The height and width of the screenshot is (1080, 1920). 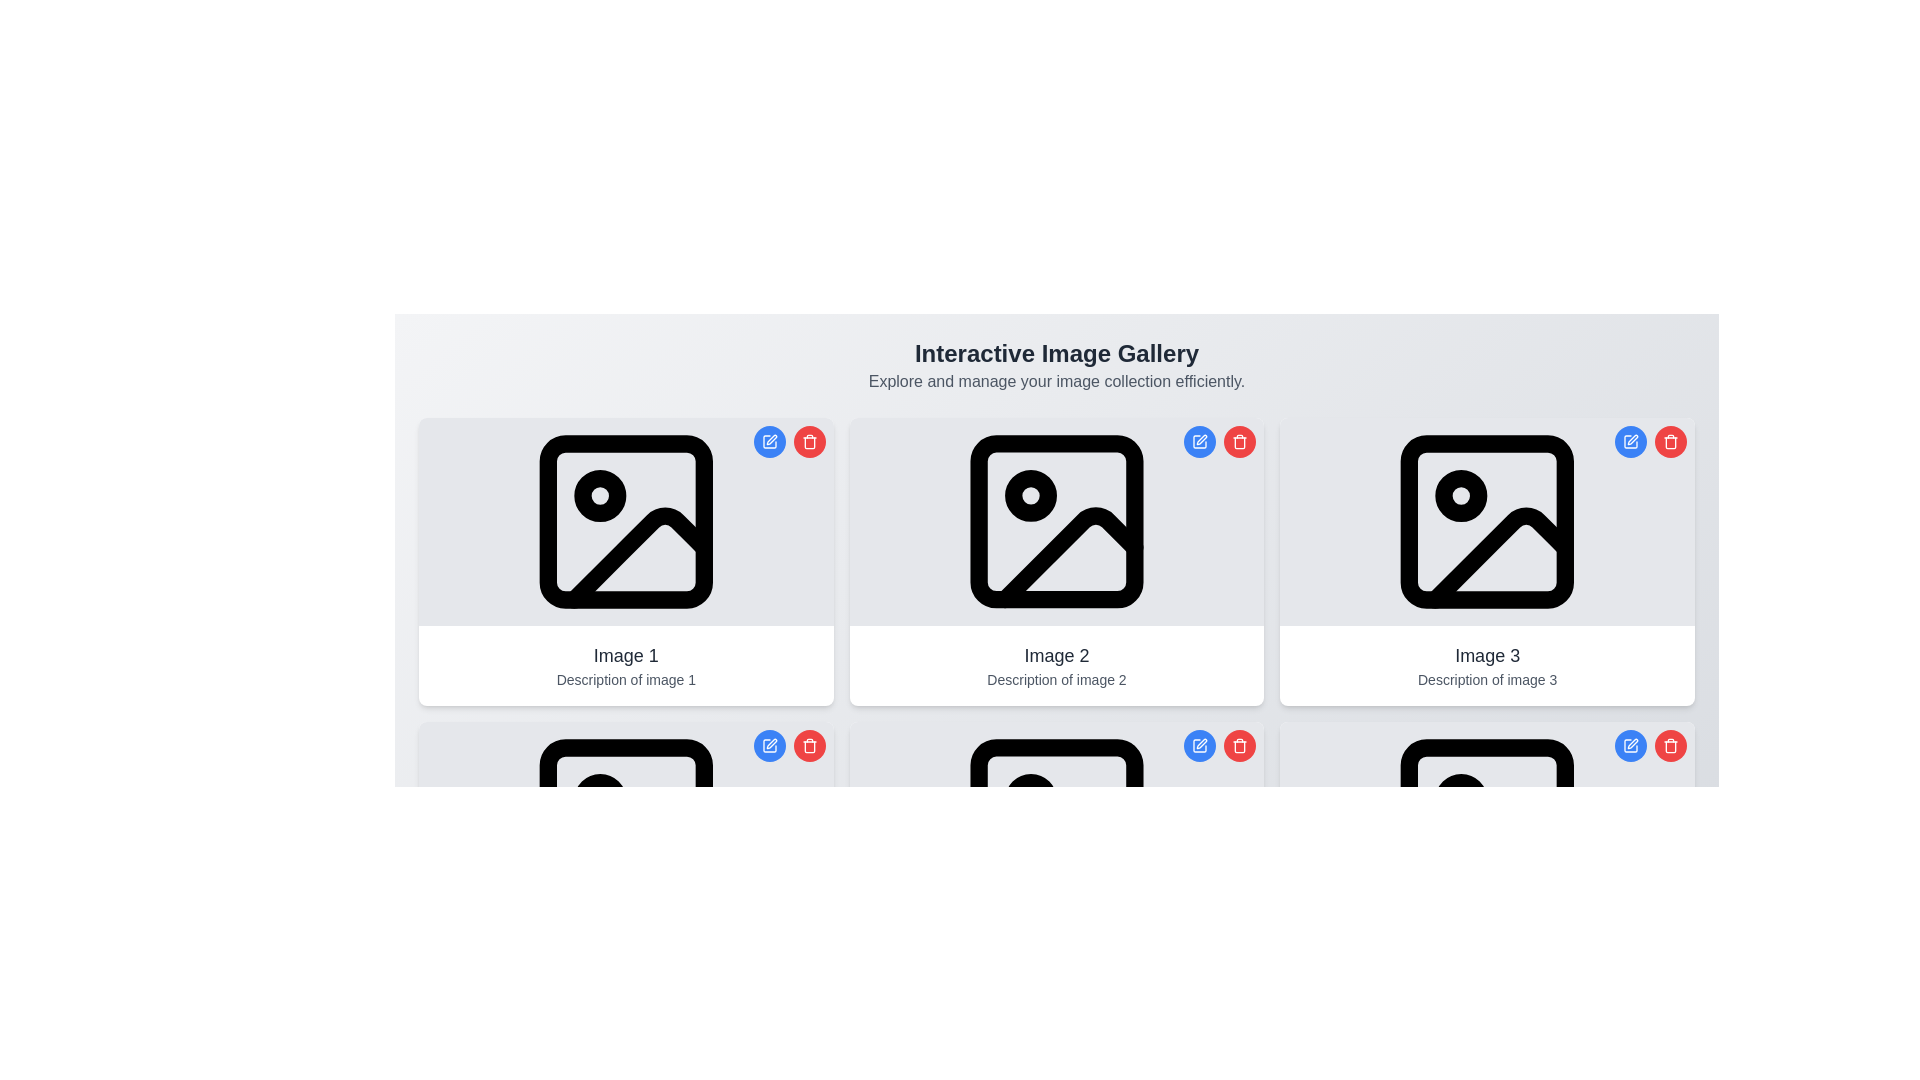 What do you see at coordinates (768, 745) in the screenshot?
I see `the blue circular button with a white pen icon located at the top-right corner of the card for Image 2` at bounding box center [768, 745].